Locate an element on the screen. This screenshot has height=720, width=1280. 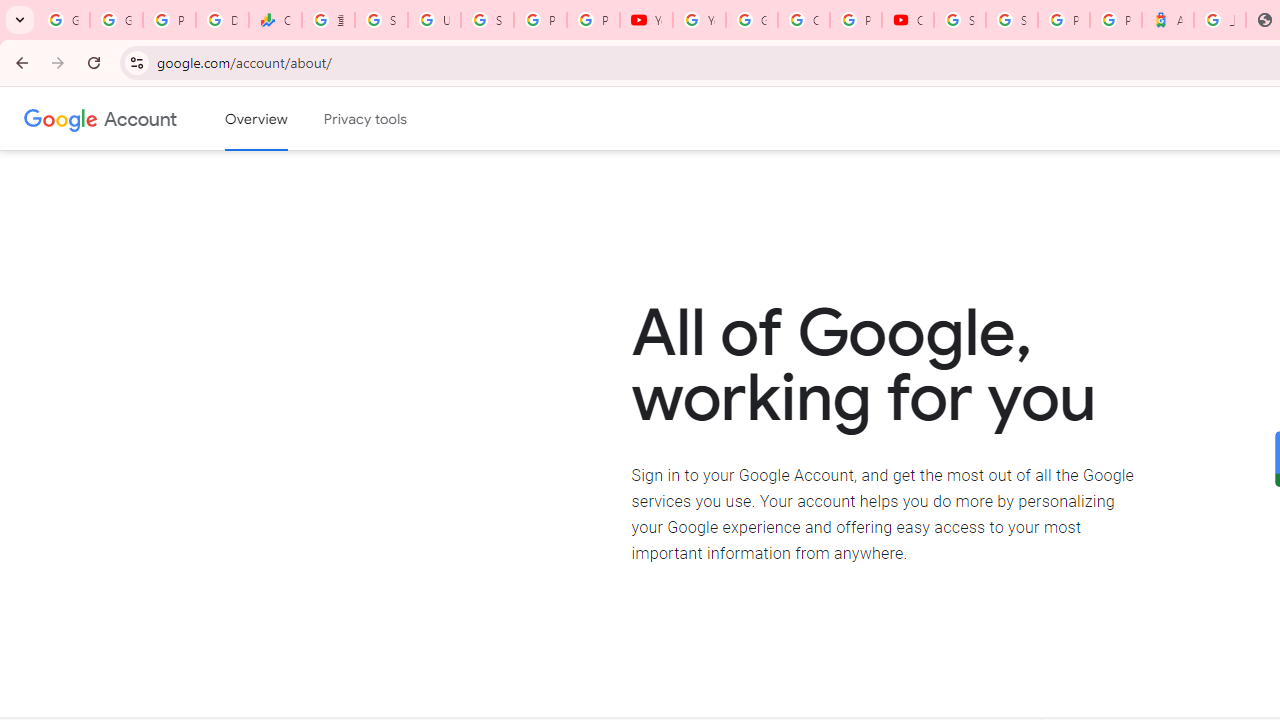
'Reload' is located at coordinates (93, 61).